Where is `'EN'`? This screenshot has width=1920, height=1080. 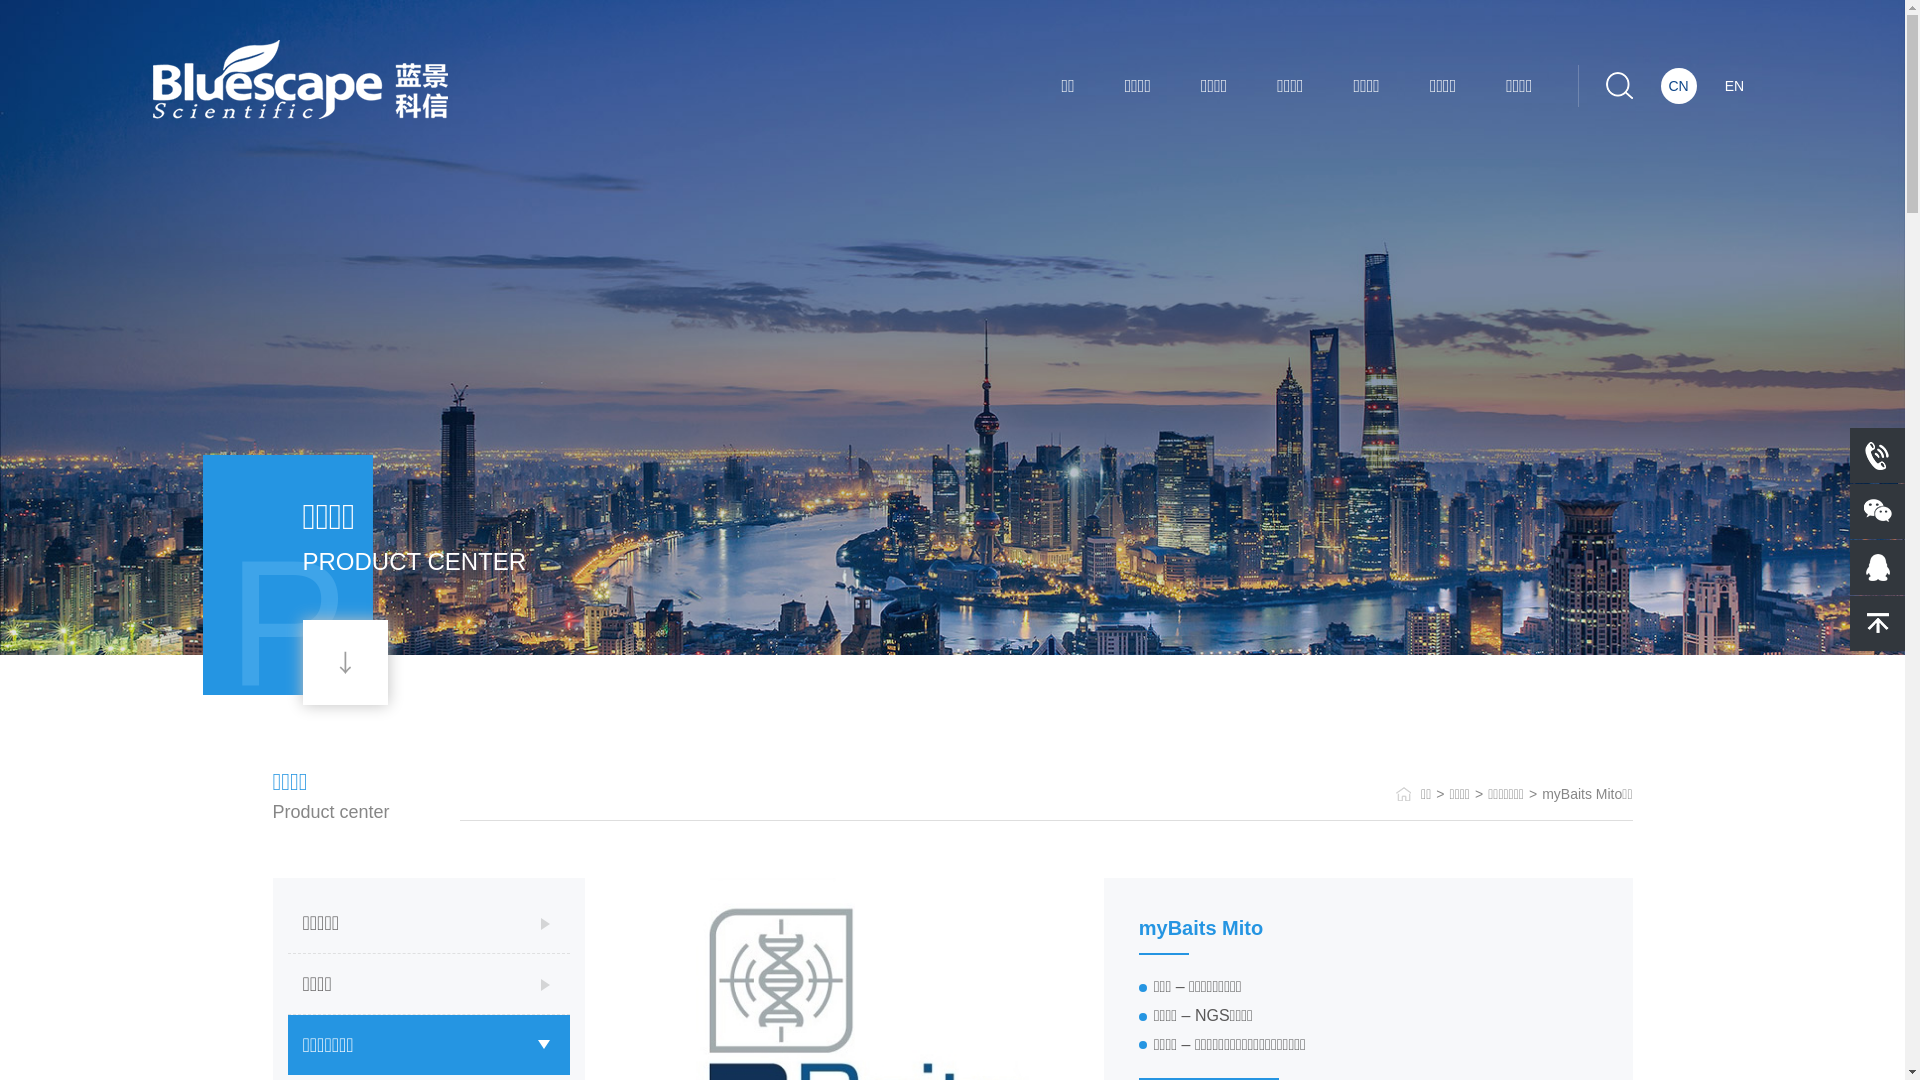
'EN' is located at coordinates (1732, 84).